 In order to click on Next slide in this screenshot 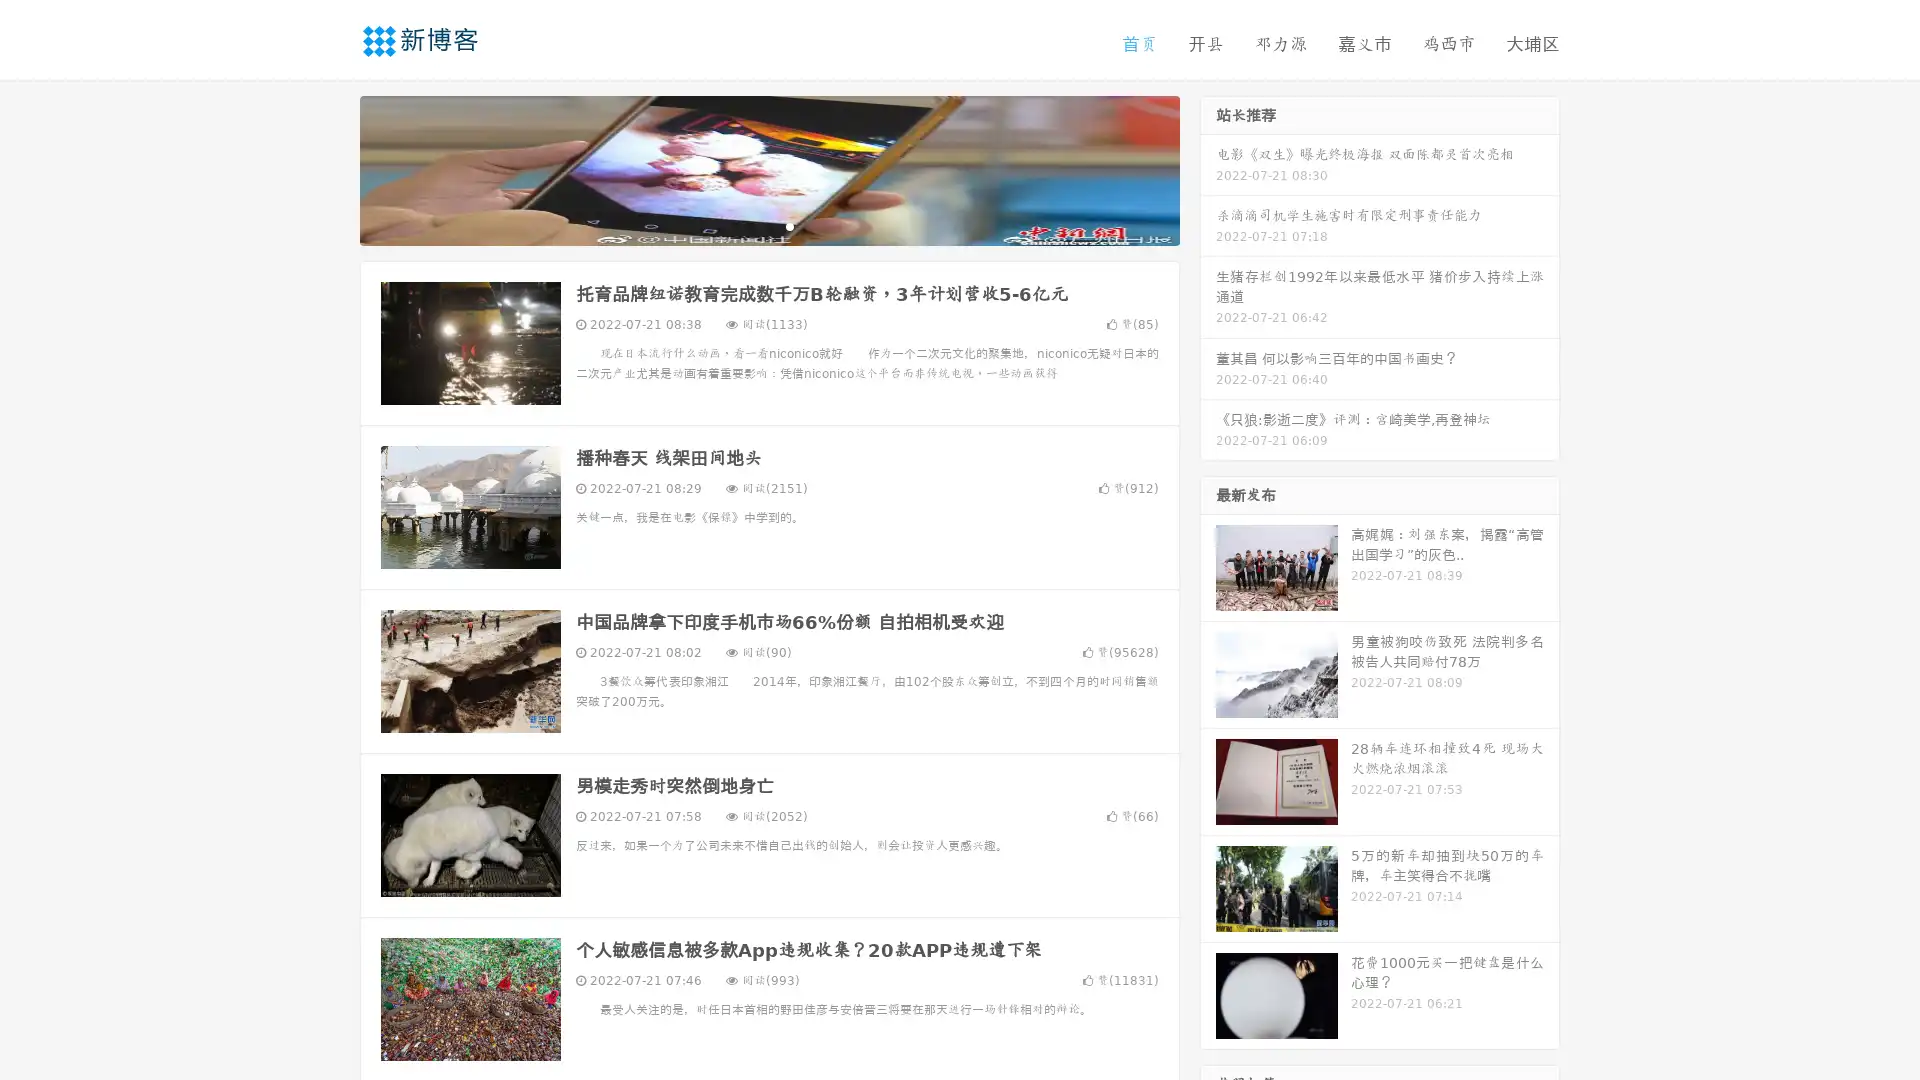, I will do `click(1208, 168)`.